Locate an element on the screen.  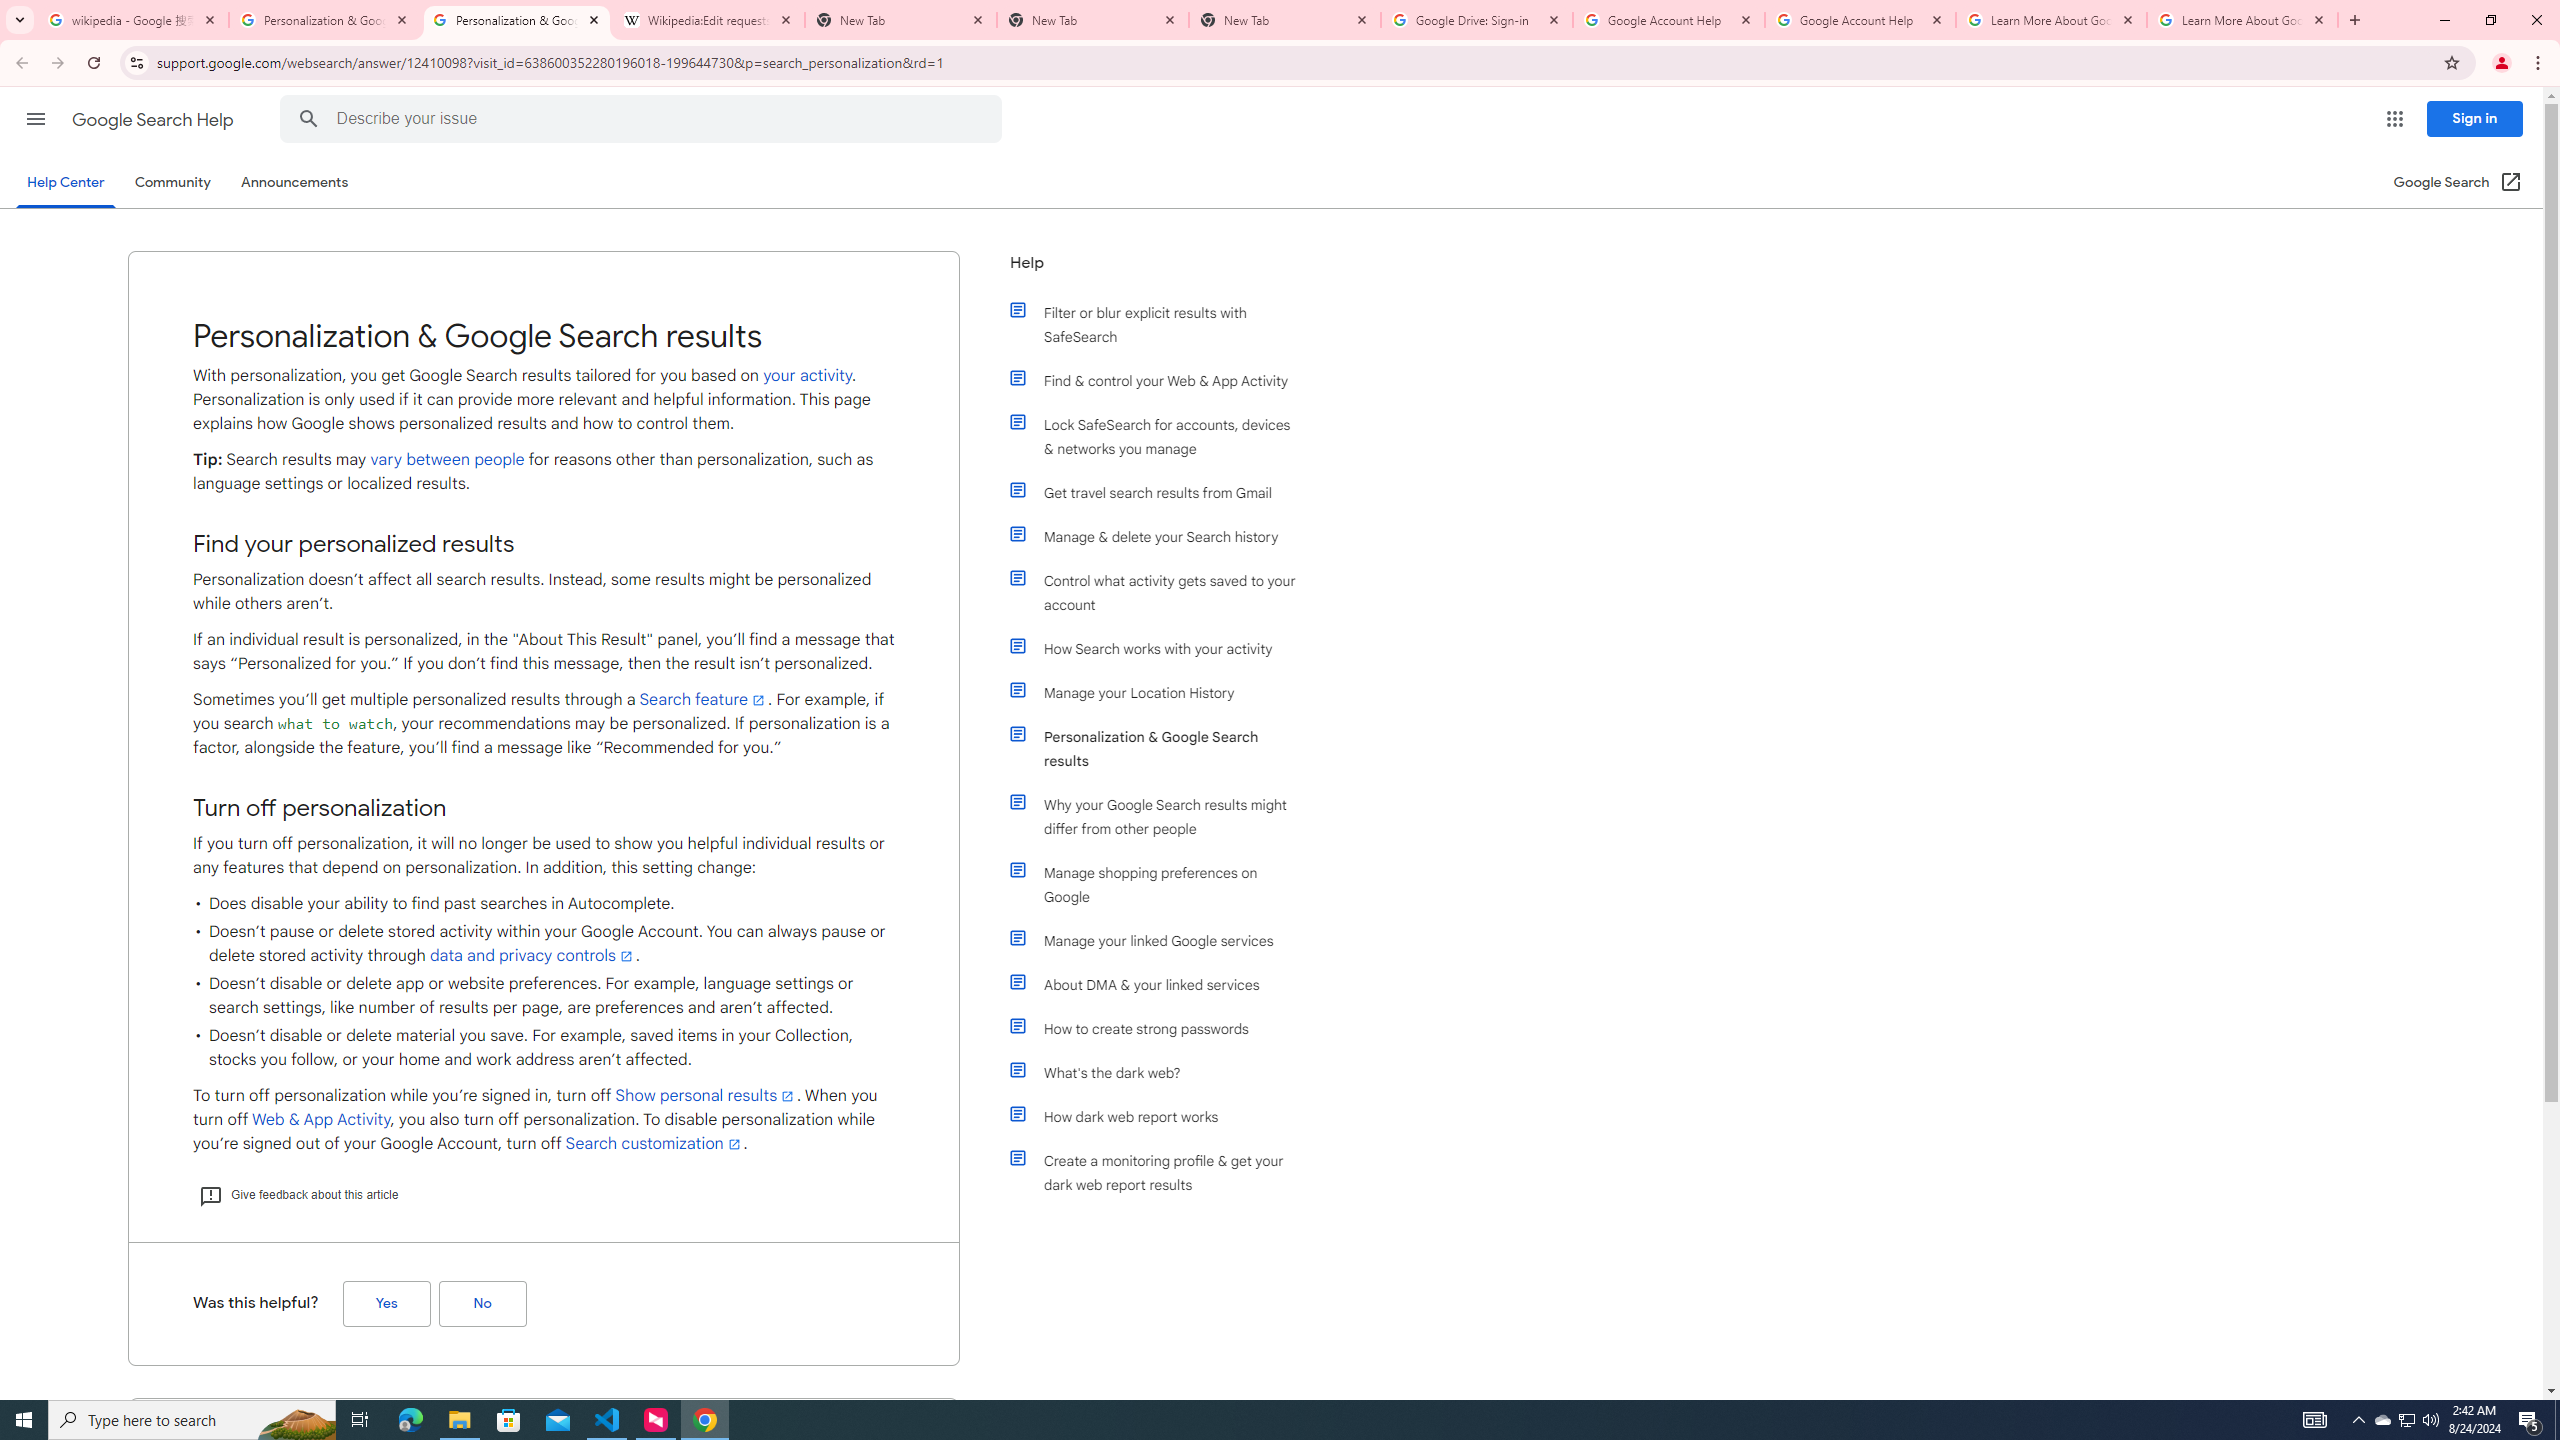
'How dark web report works' is located at coordinates (1162, 1115).